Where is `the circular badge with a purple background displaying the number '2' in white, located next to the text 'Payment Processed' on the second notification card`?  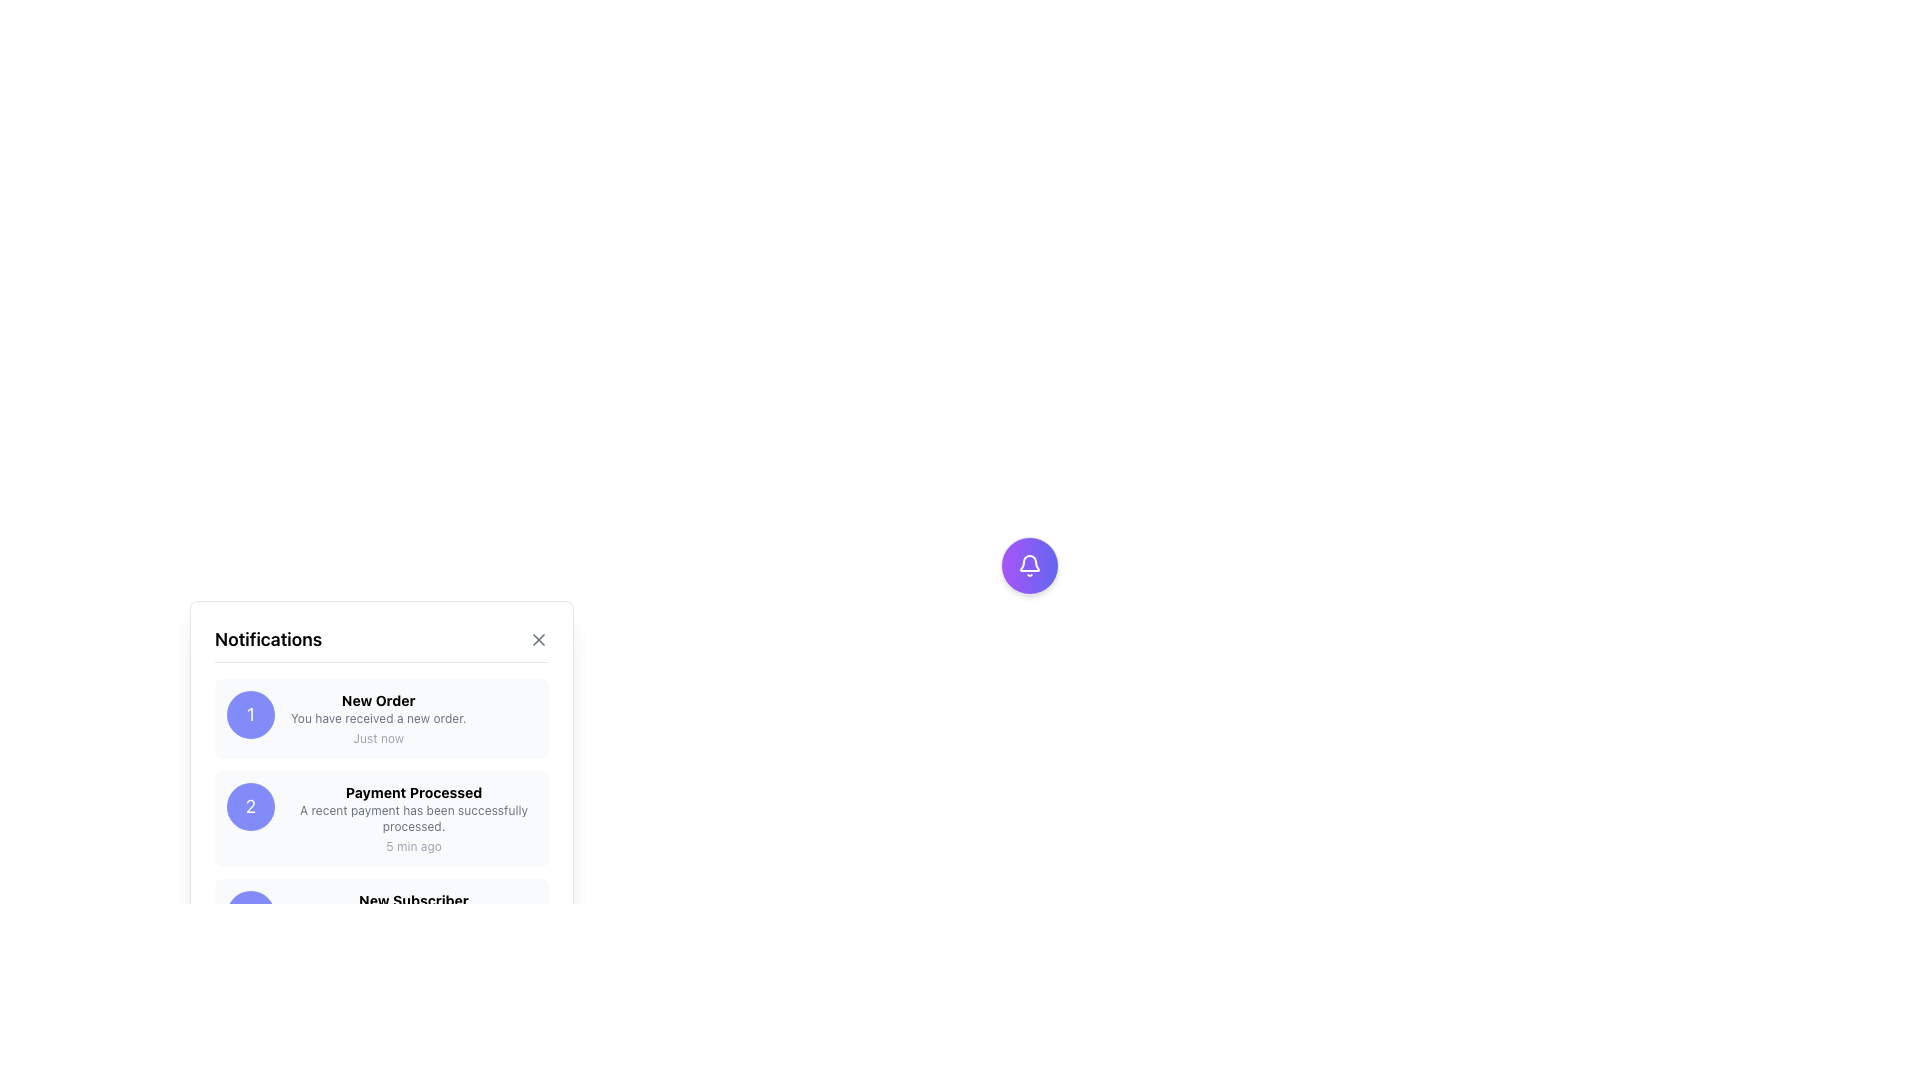 the circular badge with a purple background displaying the number '2' in white, located next to the text 'Payment Processed' on the second notification card is located at coordinates (249, 805).